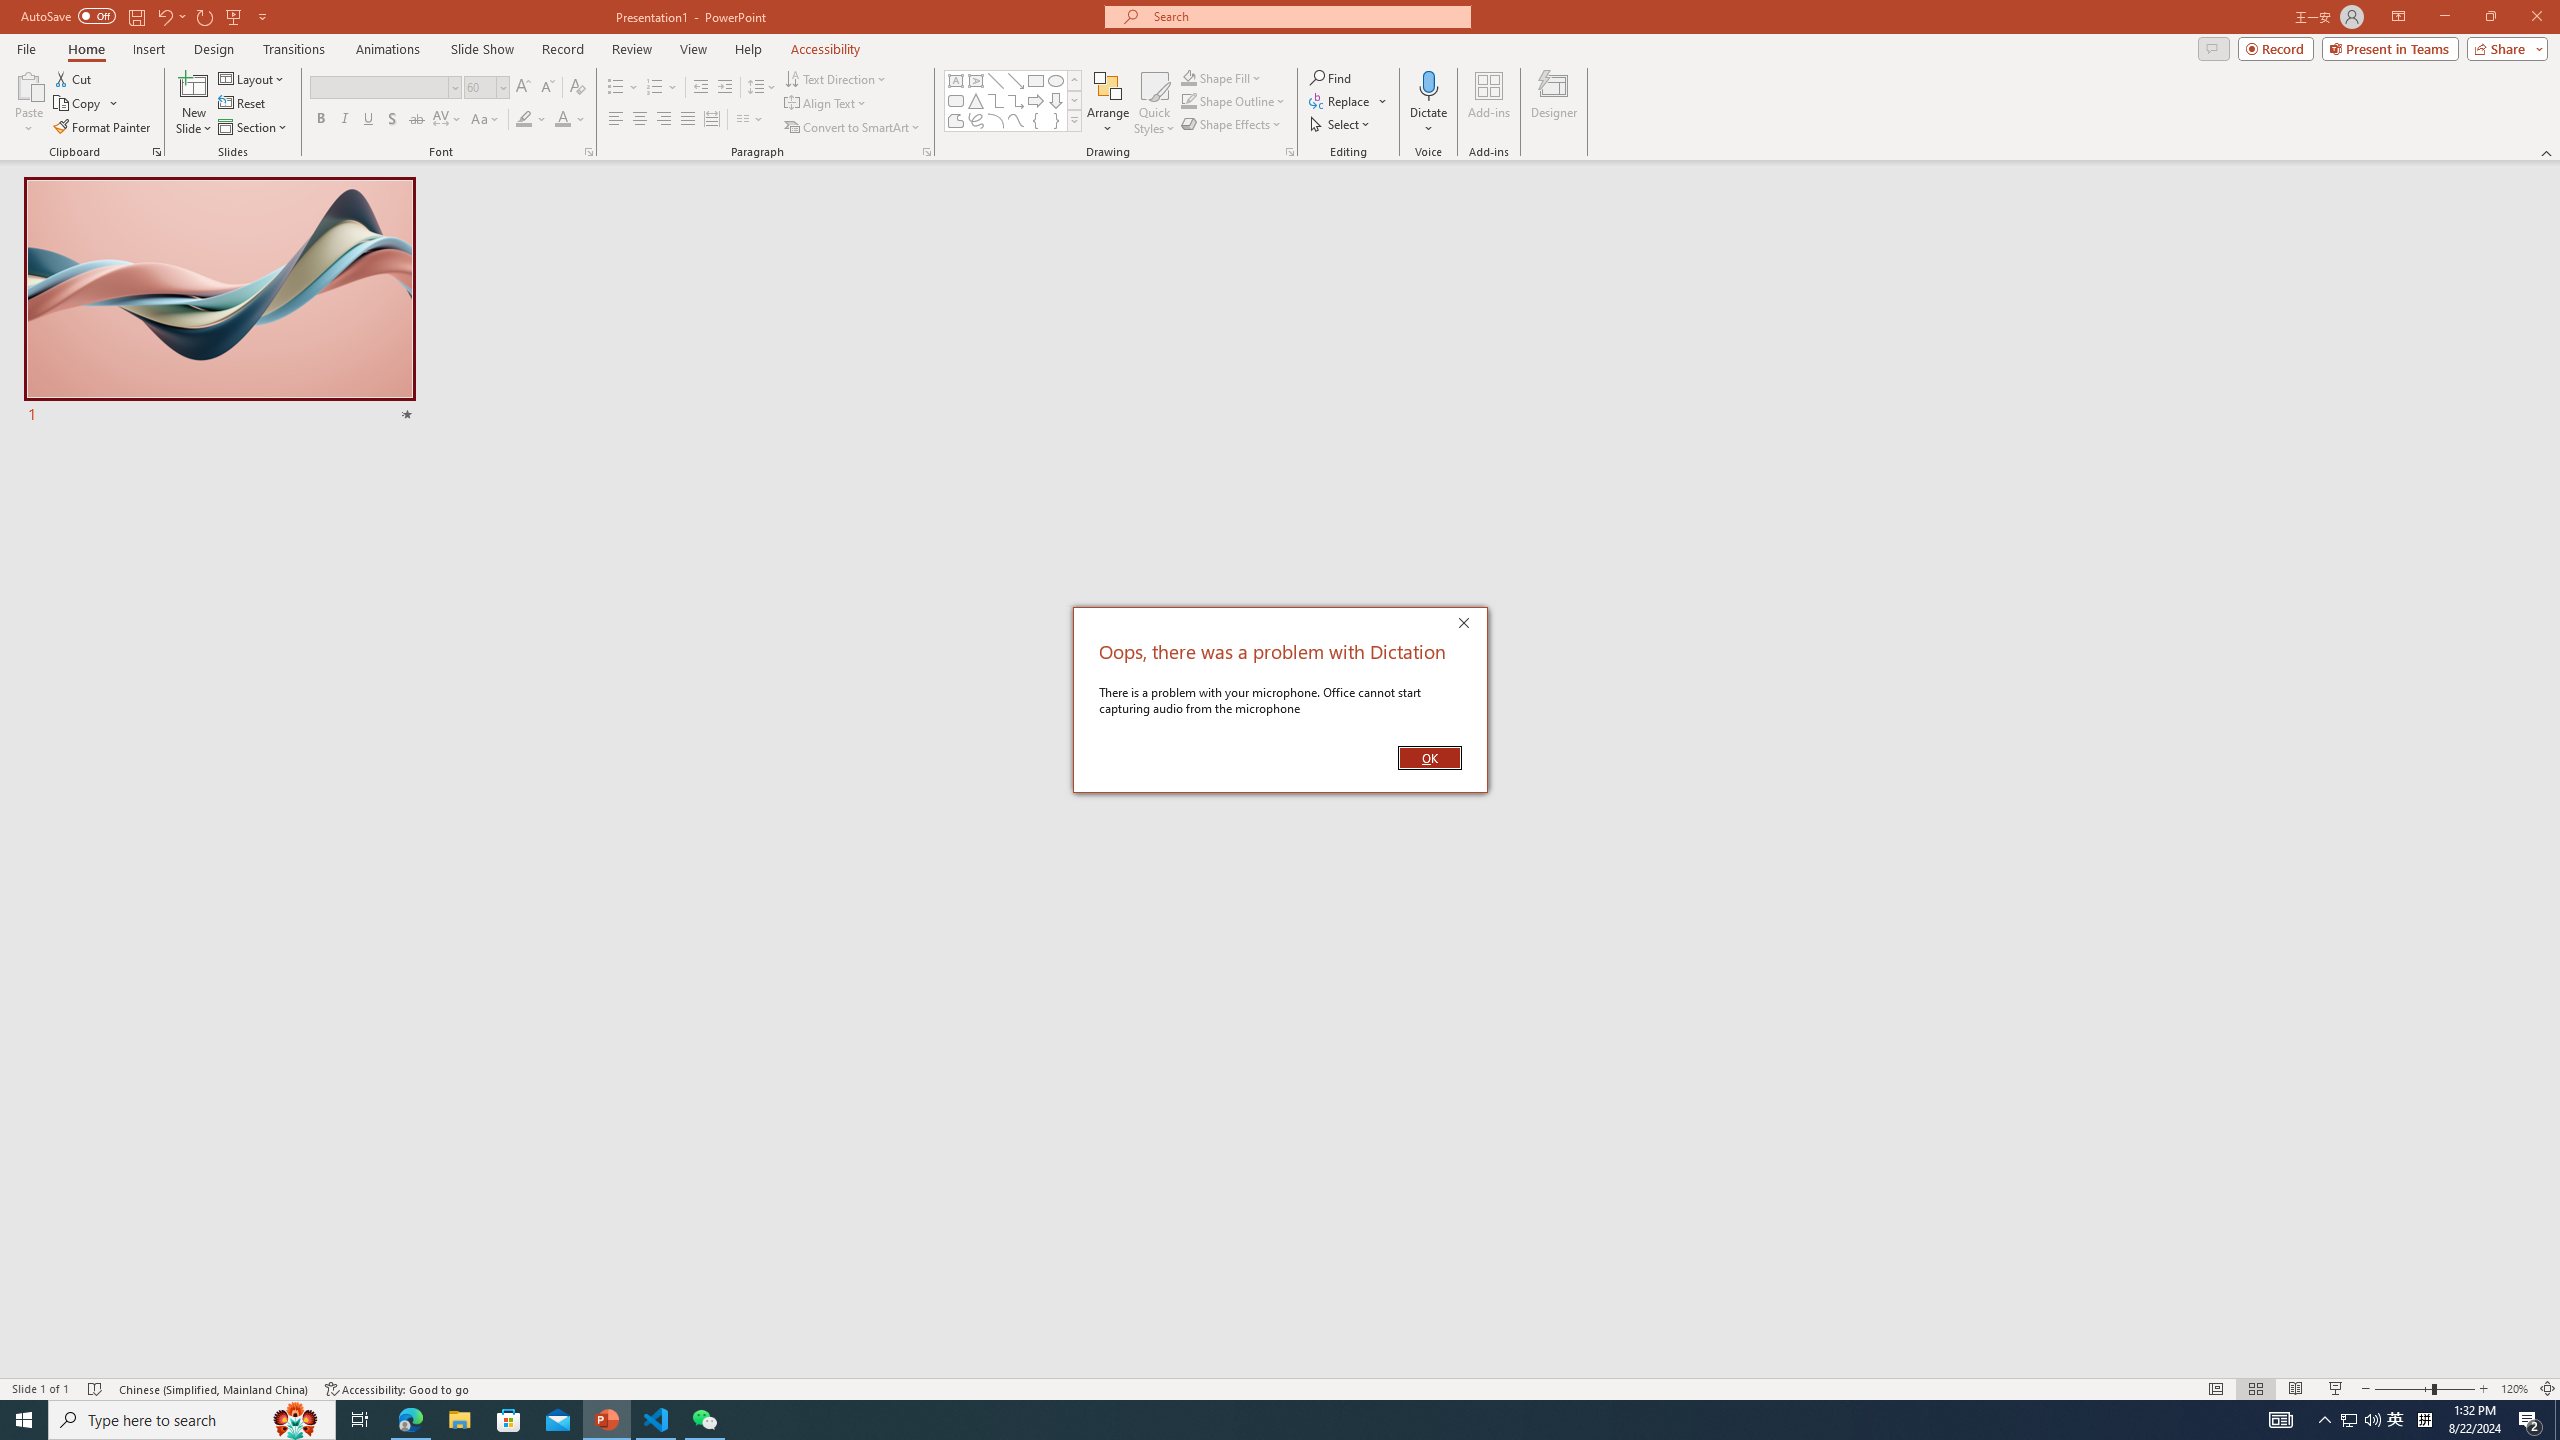 The height and width of the screenshot is (1440, 2560). What do you see at coordinates (242, 103) in the screenshot?
I see `'Reset'` at bounding box center [242, 103].